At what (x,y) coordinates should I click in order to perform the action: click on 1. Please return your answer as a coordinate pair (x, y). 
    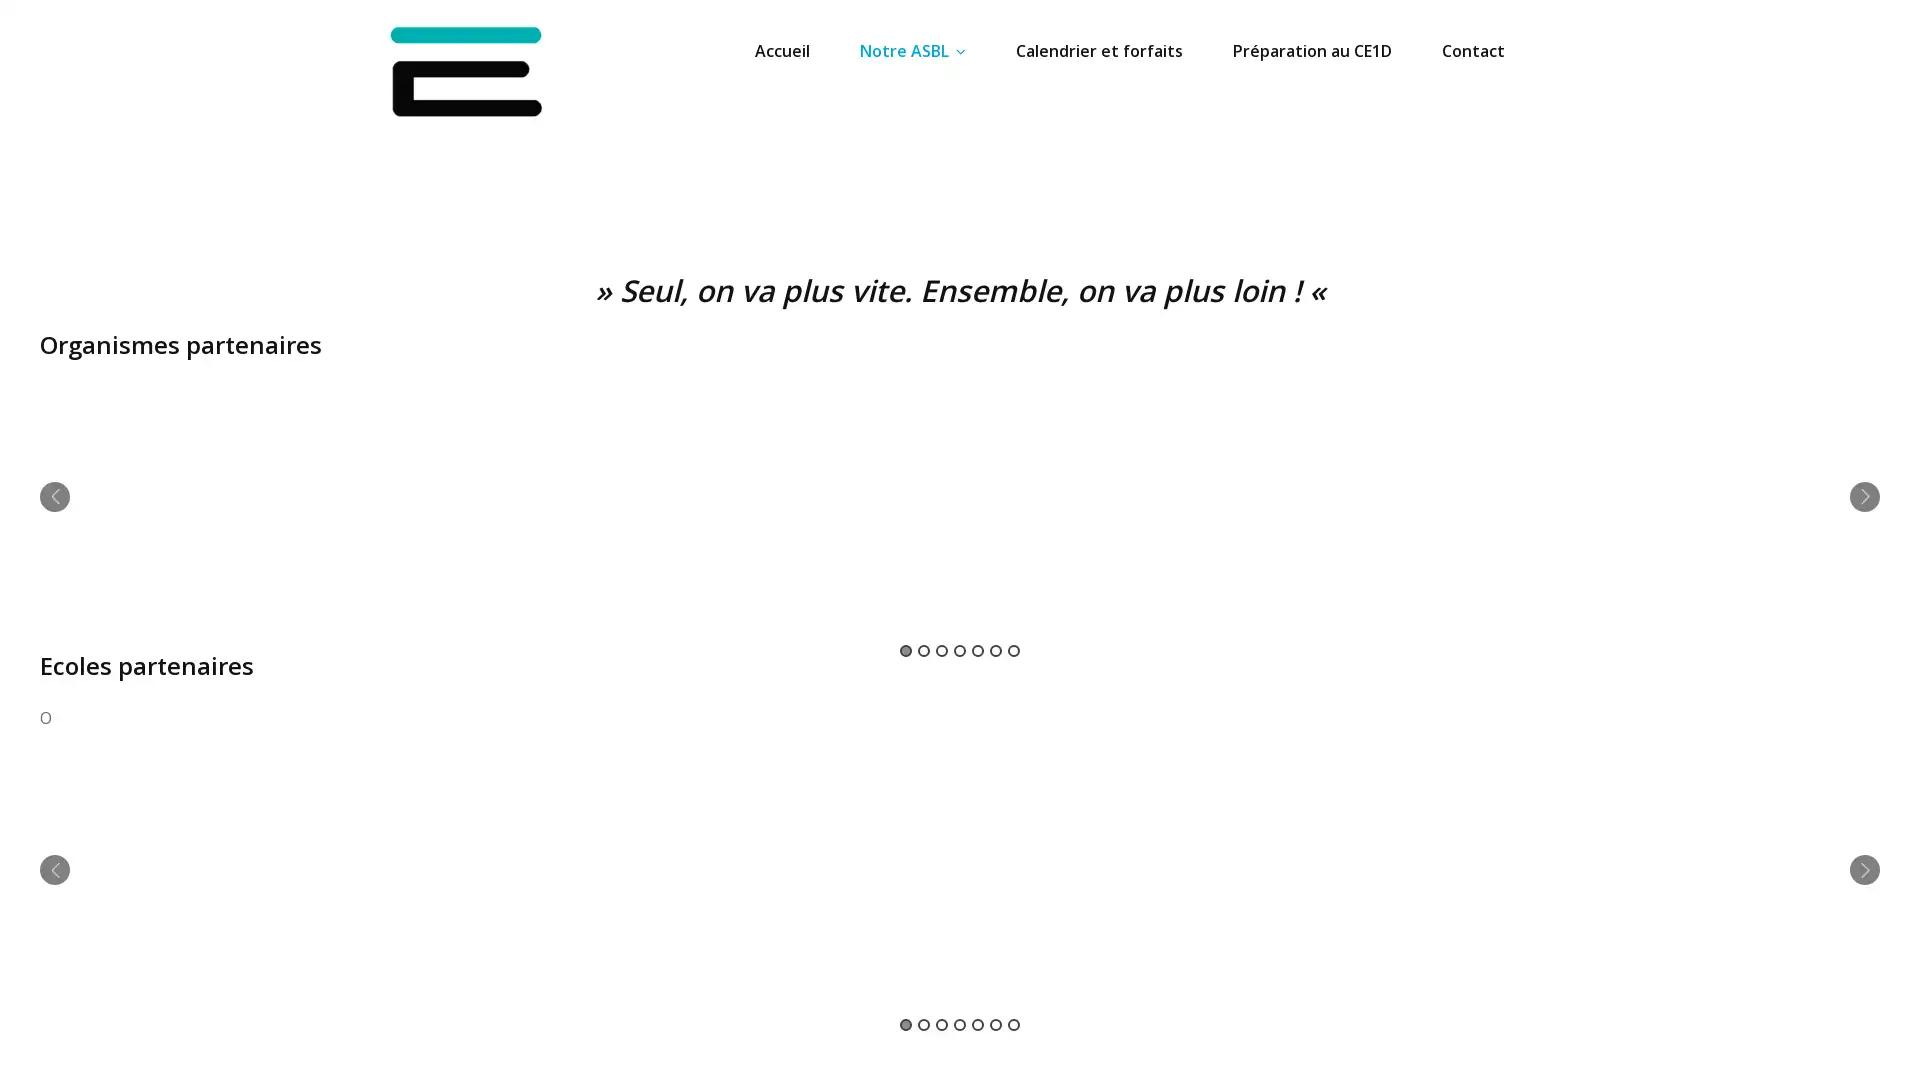
    Looking at the image, I should click on (905, 1023).